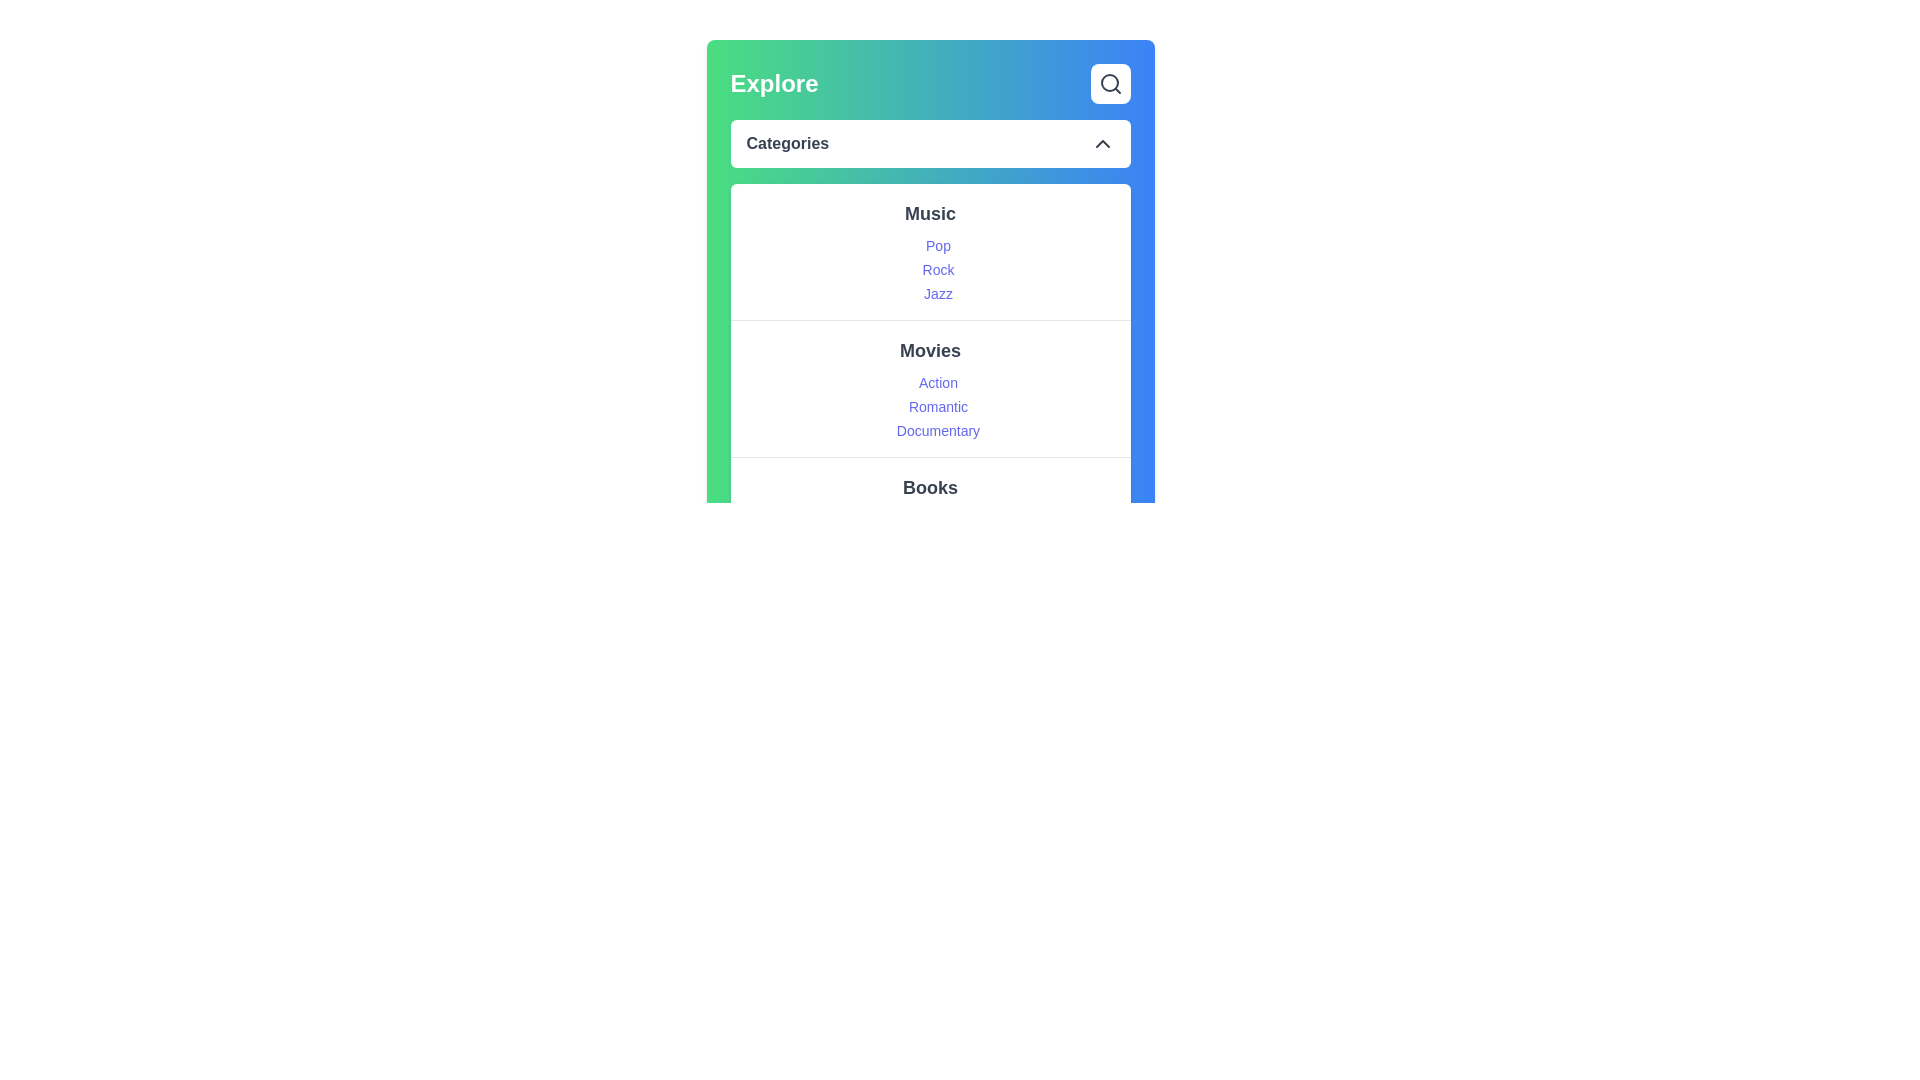  What do you see at coordinates (773, 83) in the screenshot?
I see `text label located at the left side of the header section, which serves as the title for the section` at bounding box center [773, 83].